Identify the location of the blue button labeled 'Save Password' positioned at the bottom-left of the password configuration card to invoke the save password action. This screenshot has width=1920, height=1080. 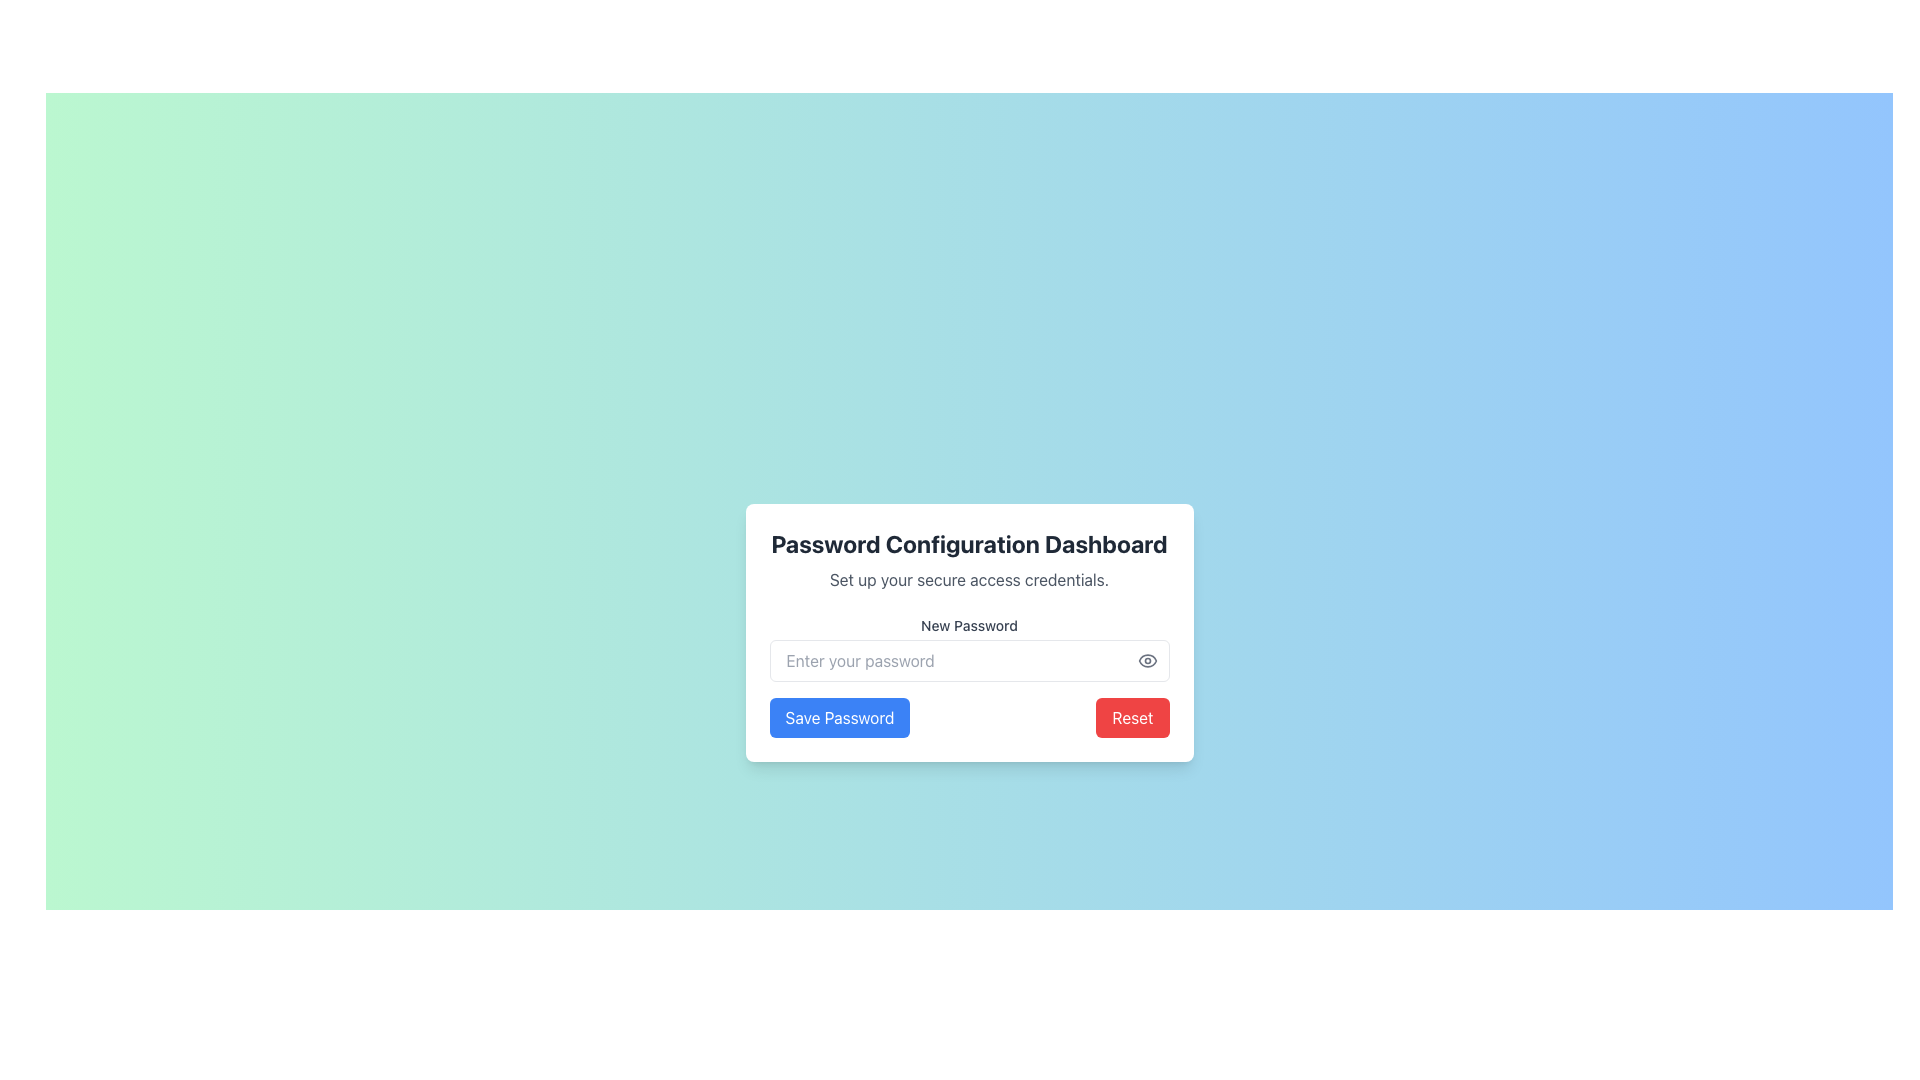
(839, 716).